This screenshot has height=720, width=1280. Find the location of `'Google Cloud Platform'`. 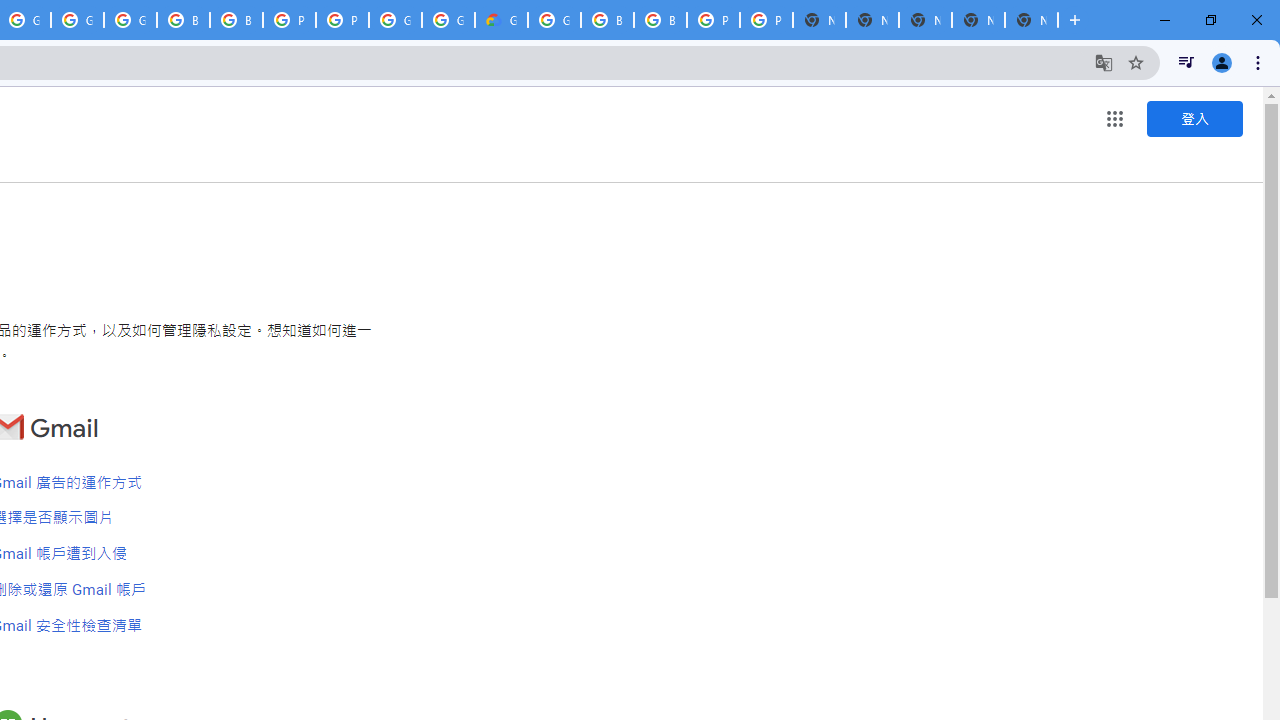

'Google Cloud Platform' is located at coordinates (447, 20).